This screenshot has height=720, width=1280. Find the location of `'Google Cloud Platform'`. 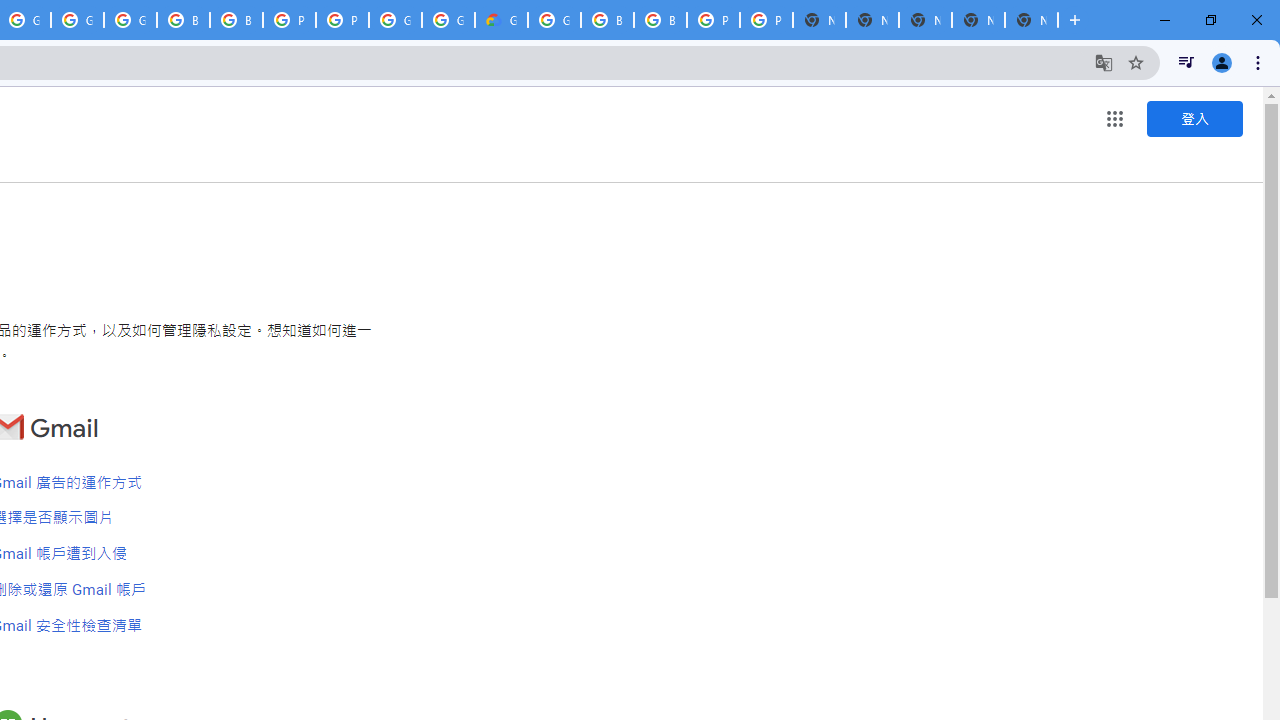

'Google Cloud Platform' is located at coordinates (447, 20).